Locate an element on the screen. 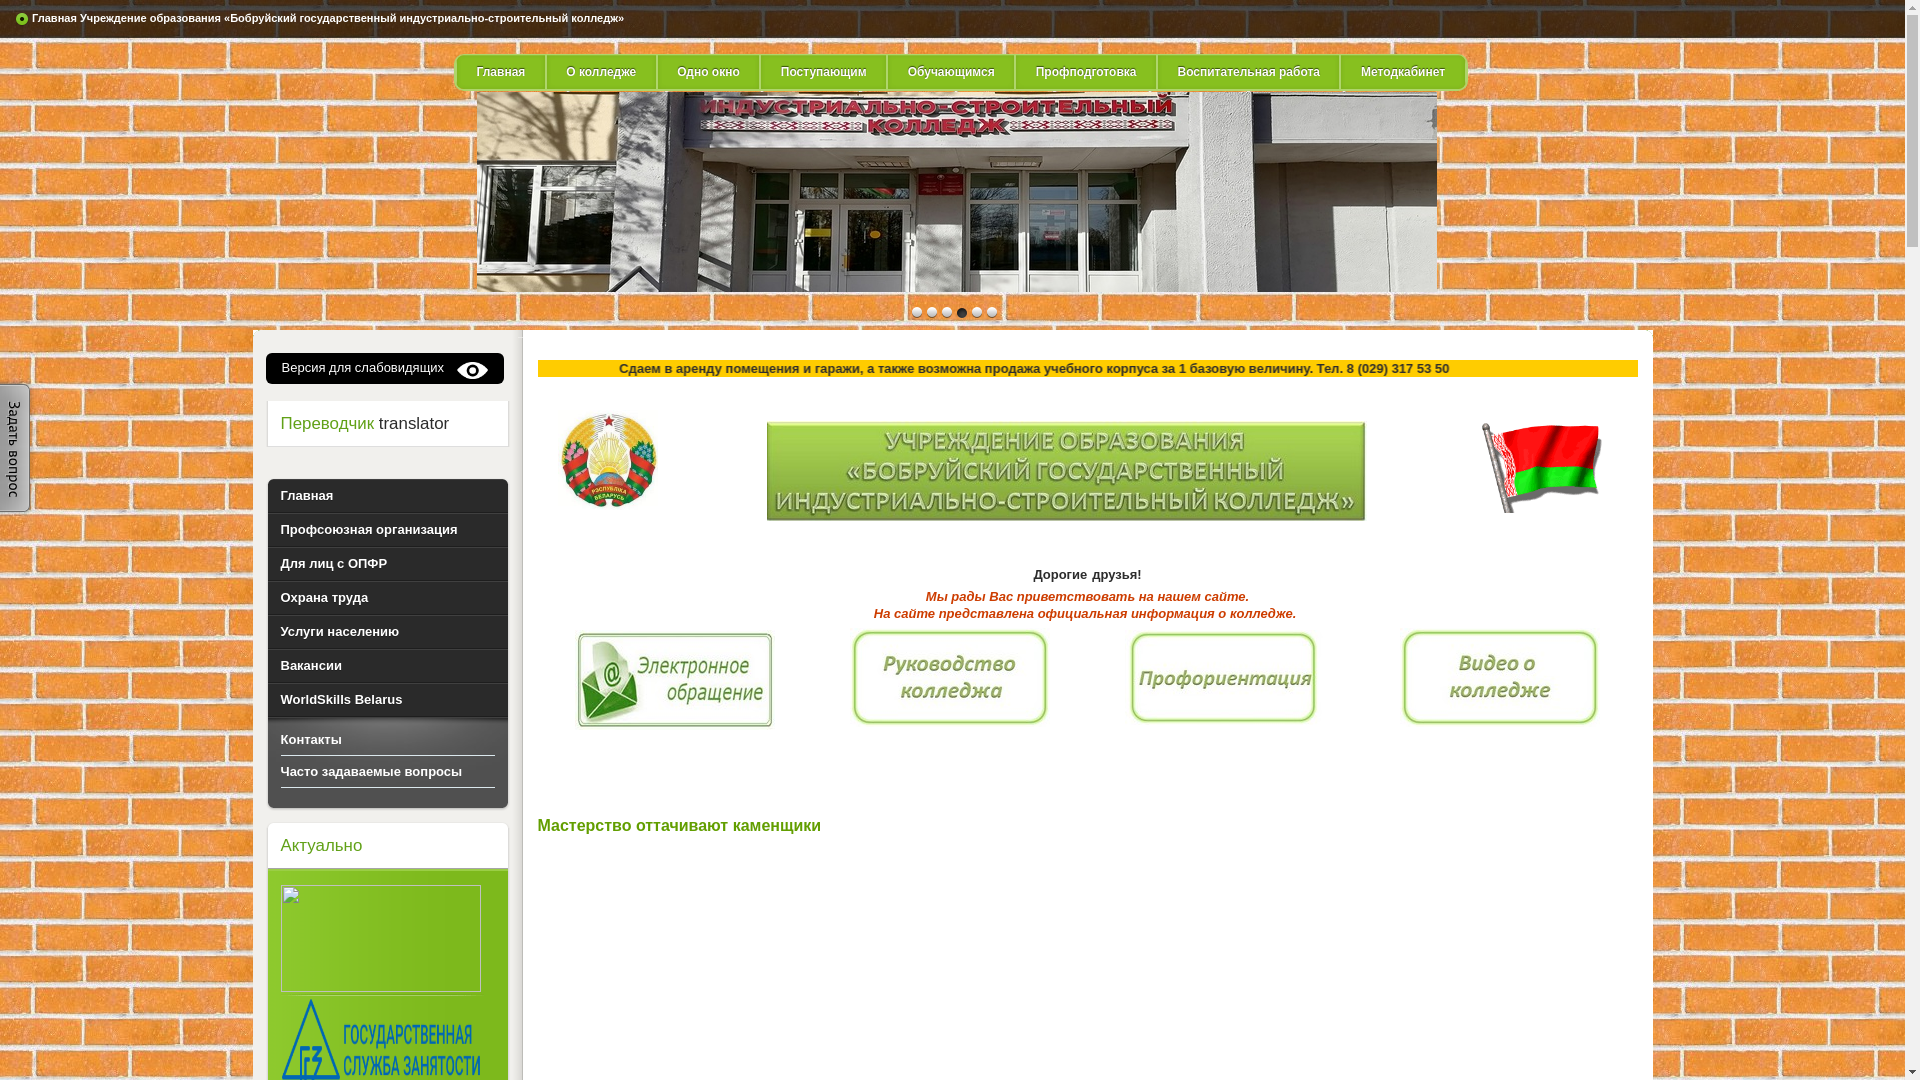  'WorldSkills Belarus' is located at coordinates (388, 698).